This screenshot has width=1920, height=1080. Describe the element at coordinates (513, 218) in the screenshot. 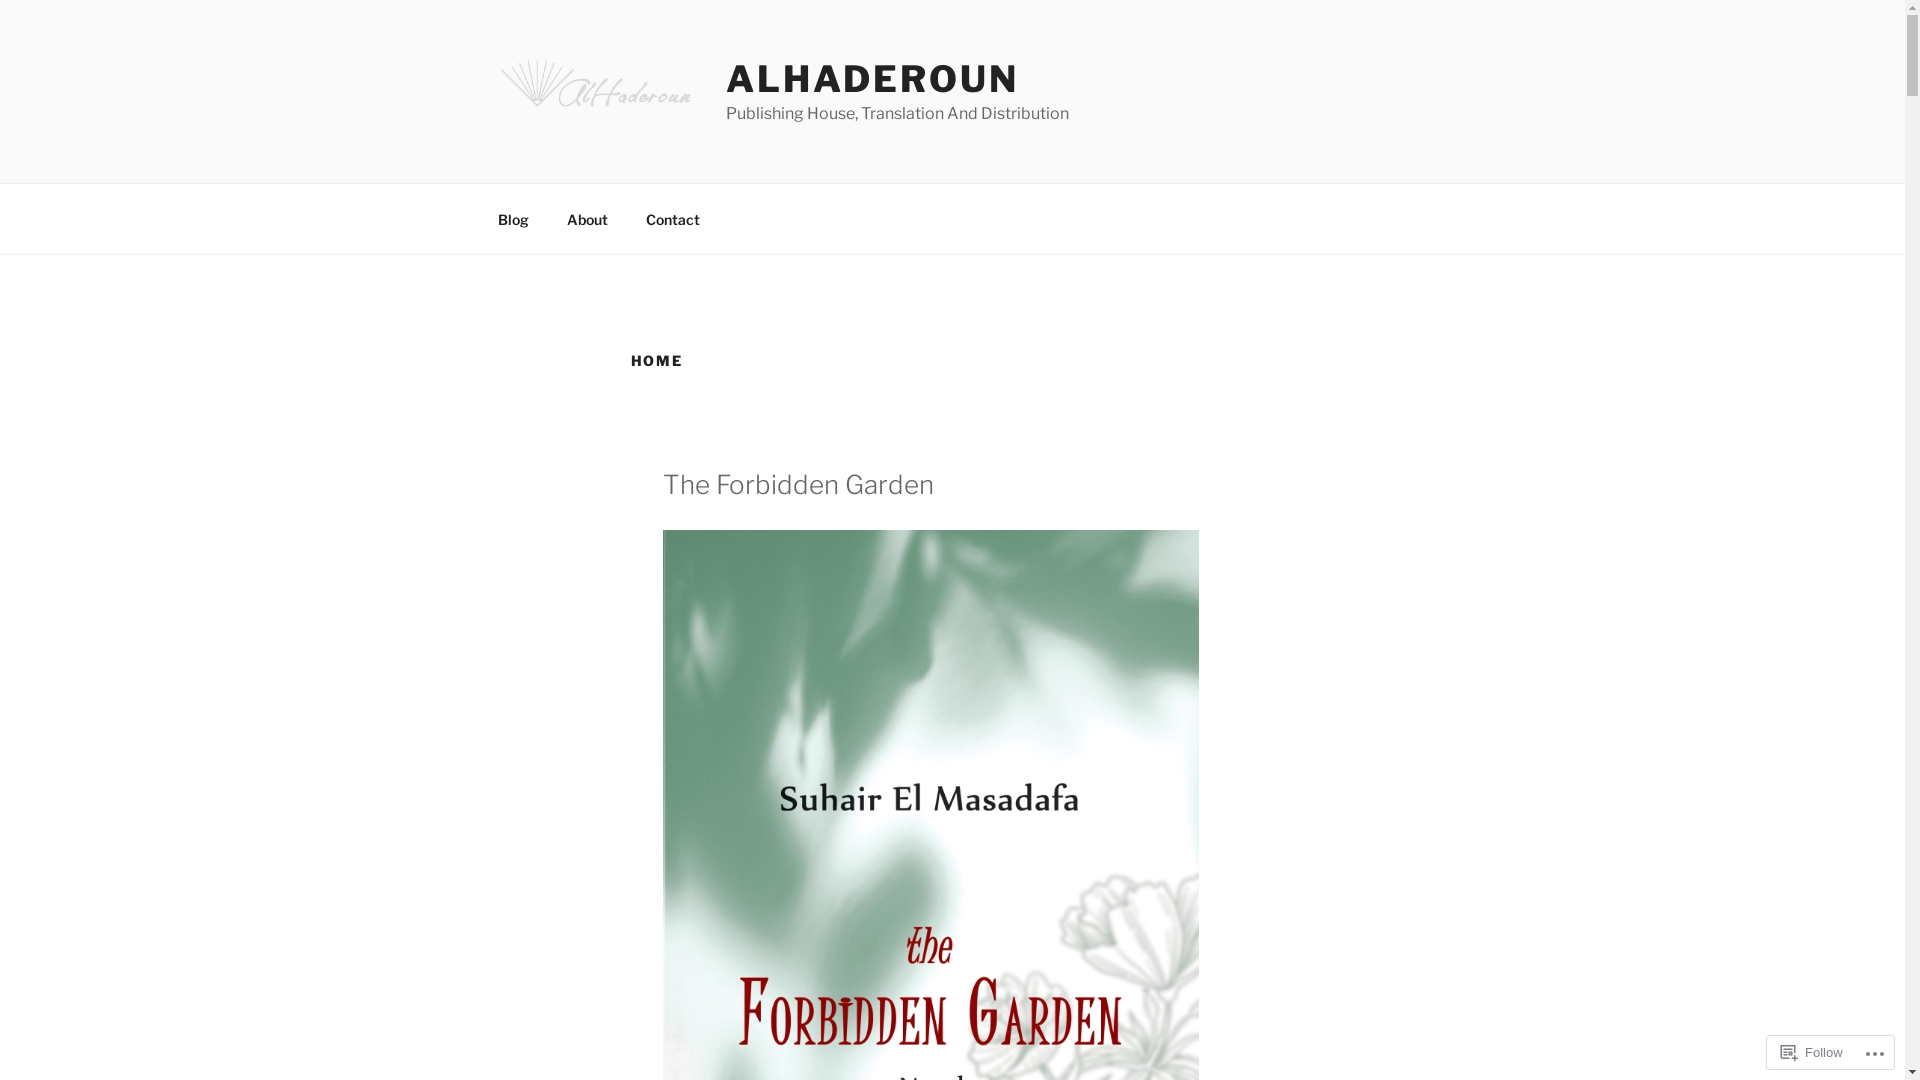

I see `'Blog'` at that location.